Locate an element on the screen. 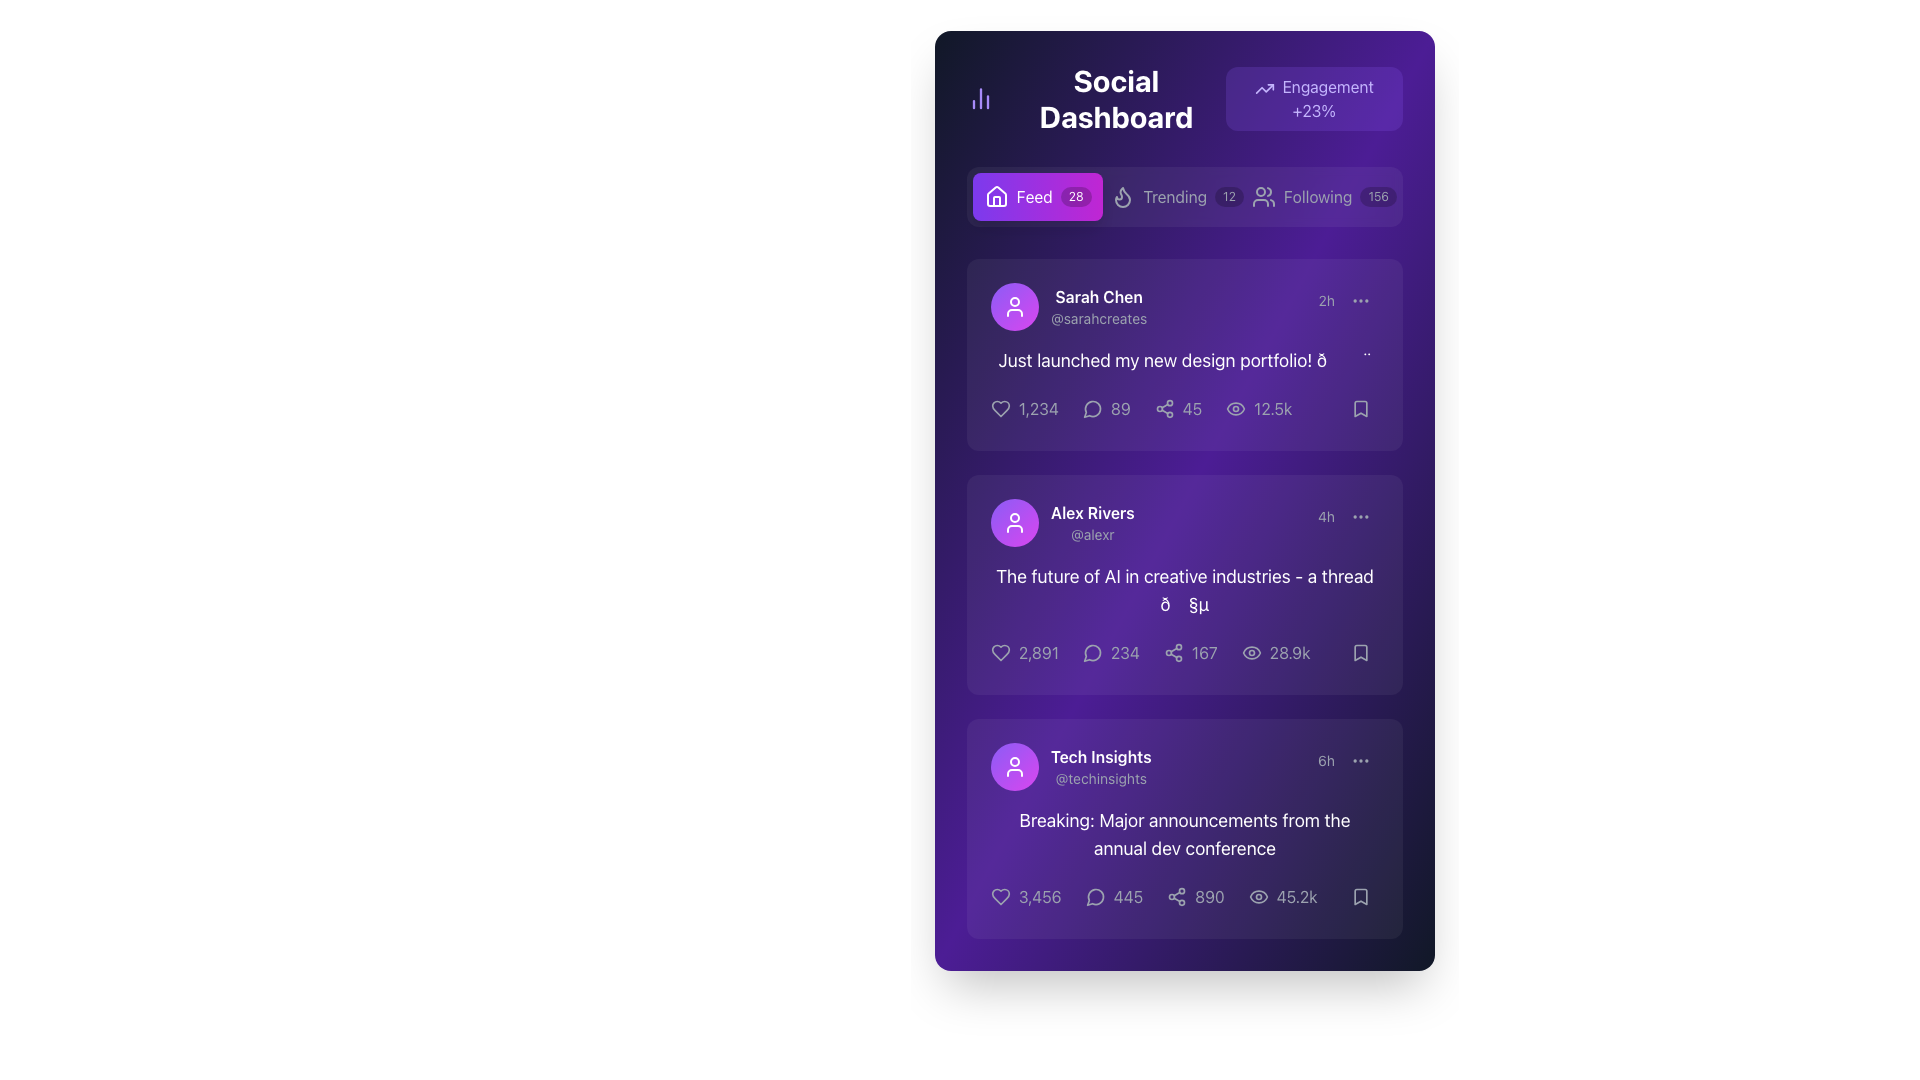  the timestamp text label located in the middle-right area of the post card authored by Alex Rivers is located at coordinates (1326, 515).